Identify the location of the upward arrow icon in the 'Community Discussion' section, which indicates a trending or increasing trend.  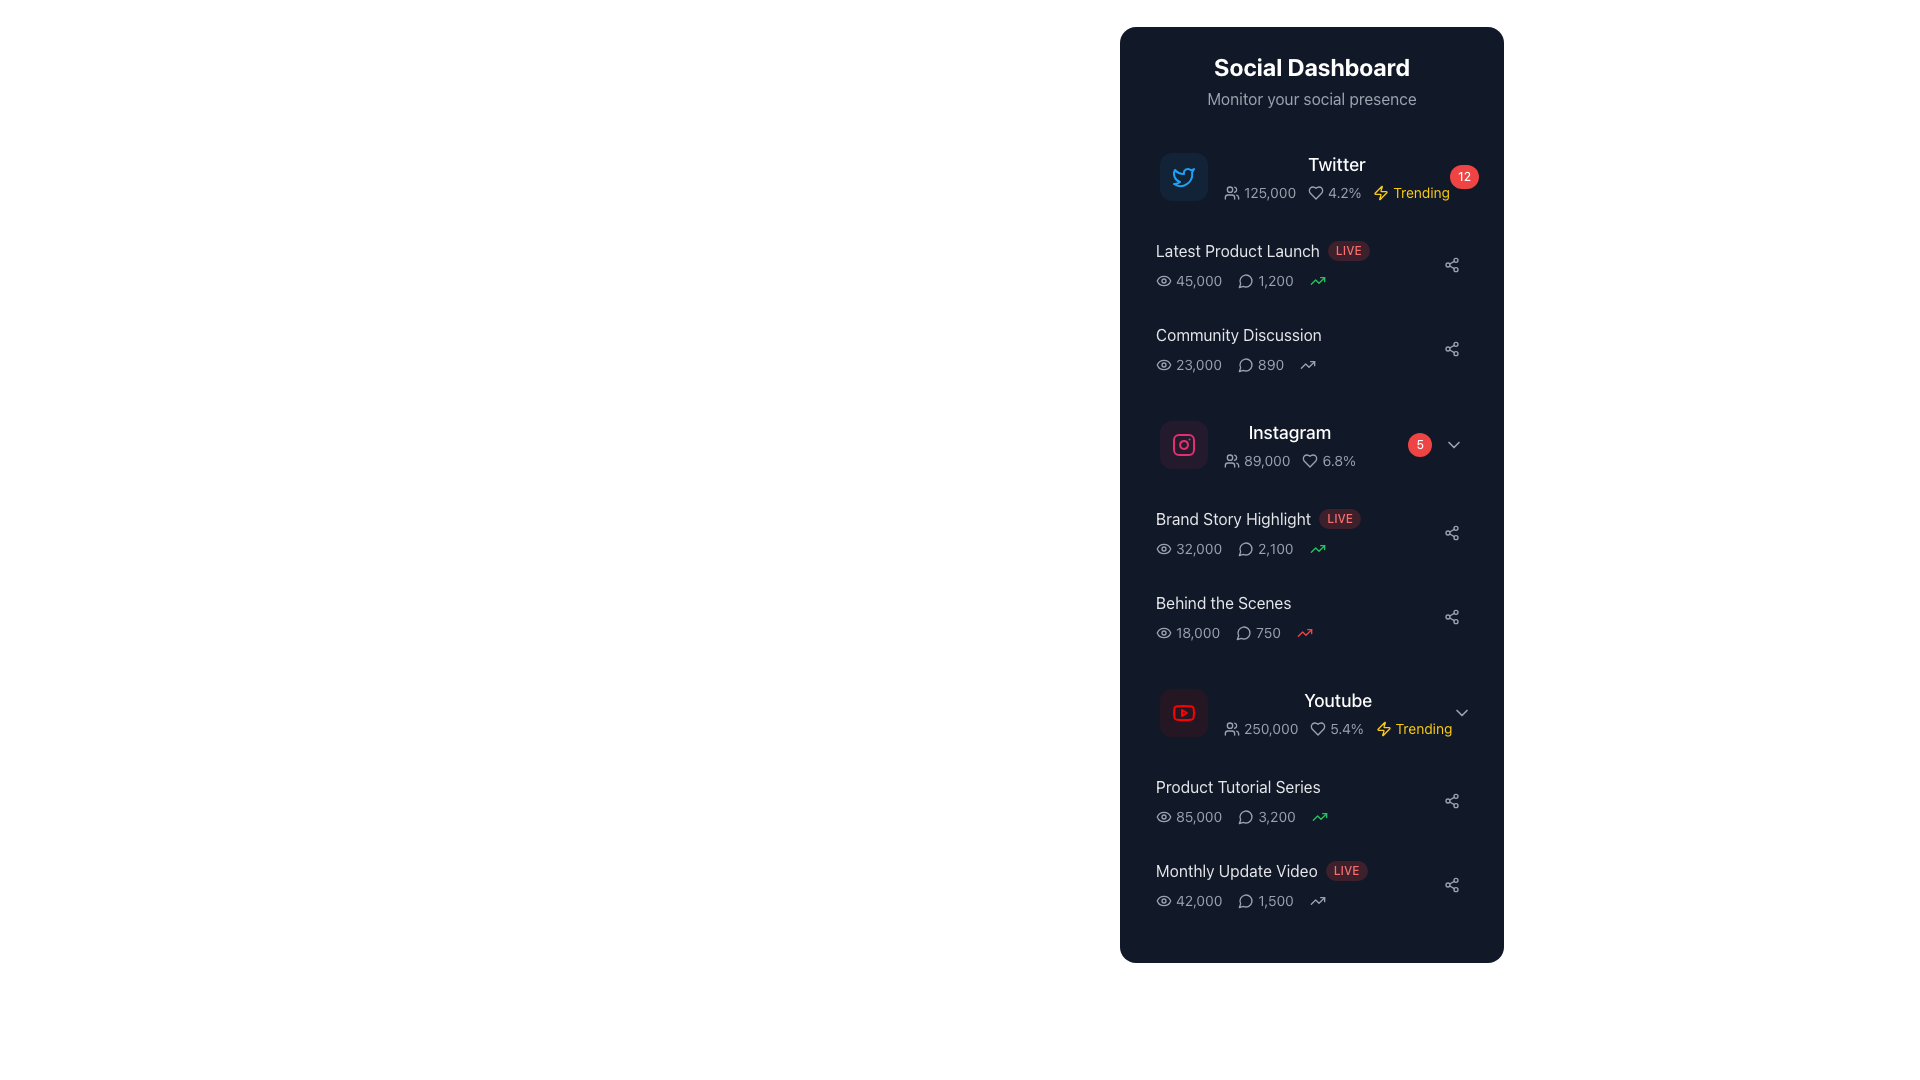
(1308, 365).